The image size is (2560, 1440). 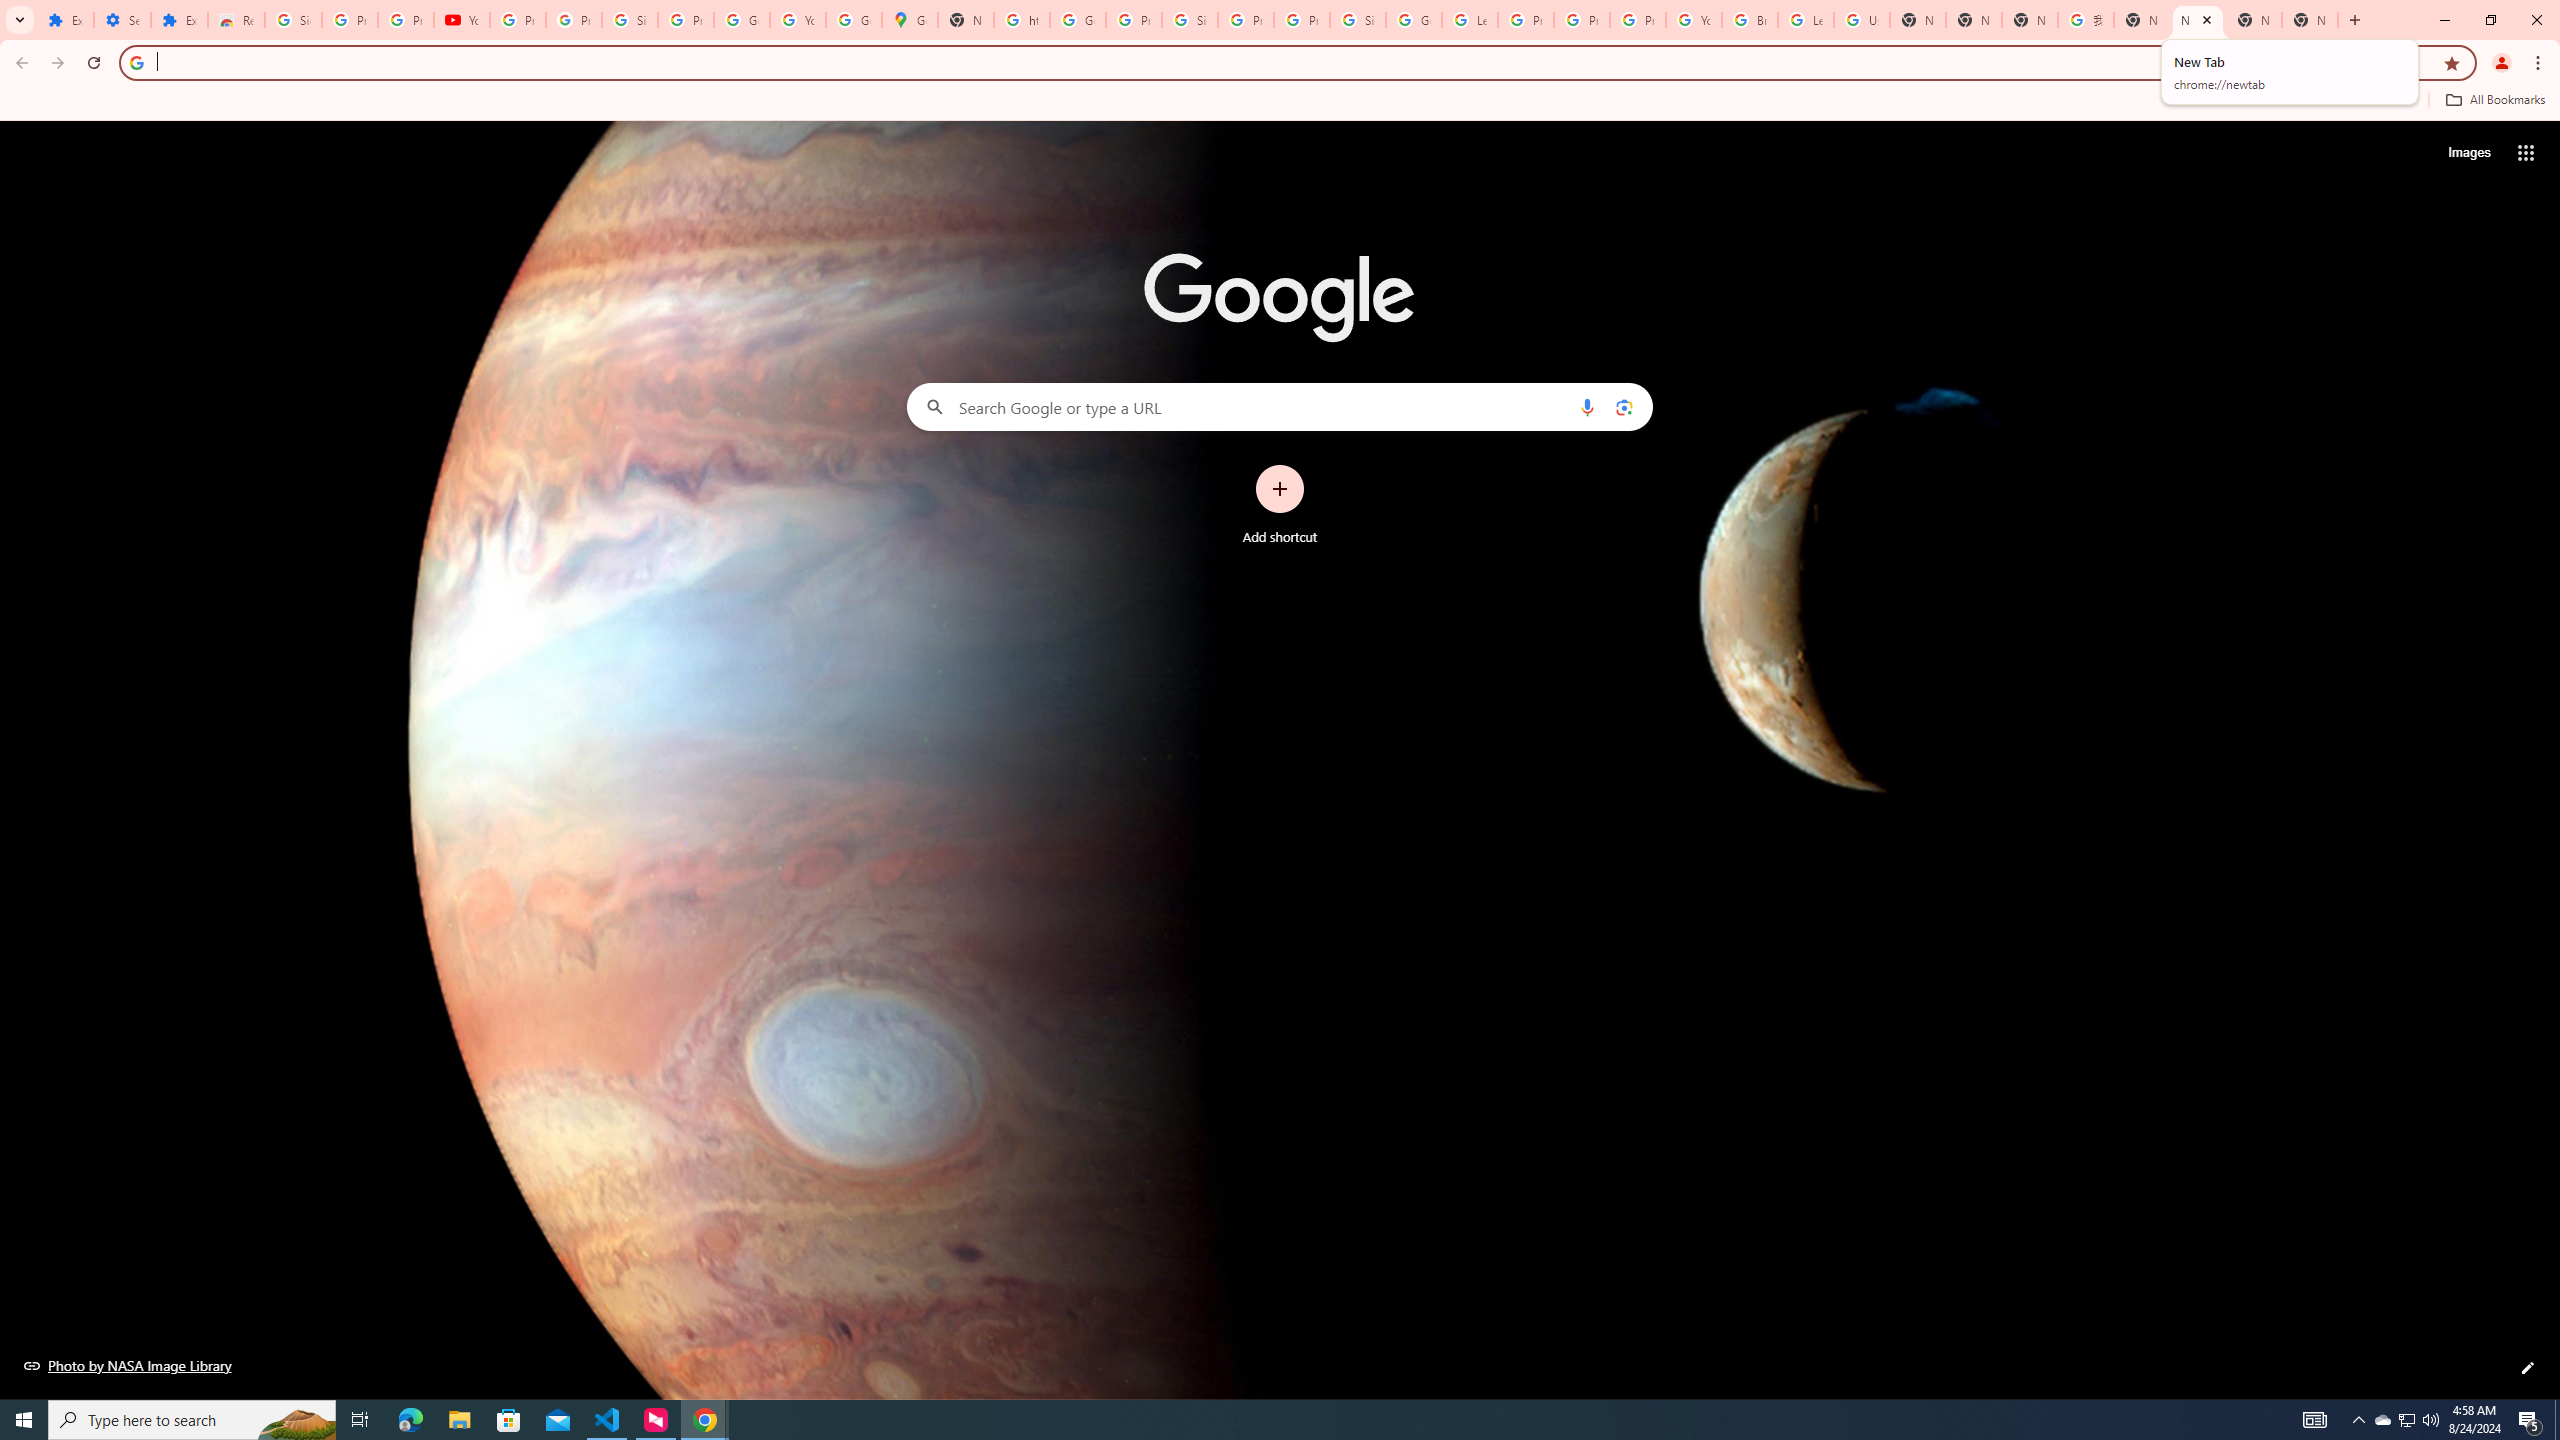 What do you see at coordinates (909, 19) in the screenshot?
I see `'Google Maps'` at bounding box center [909, 19].